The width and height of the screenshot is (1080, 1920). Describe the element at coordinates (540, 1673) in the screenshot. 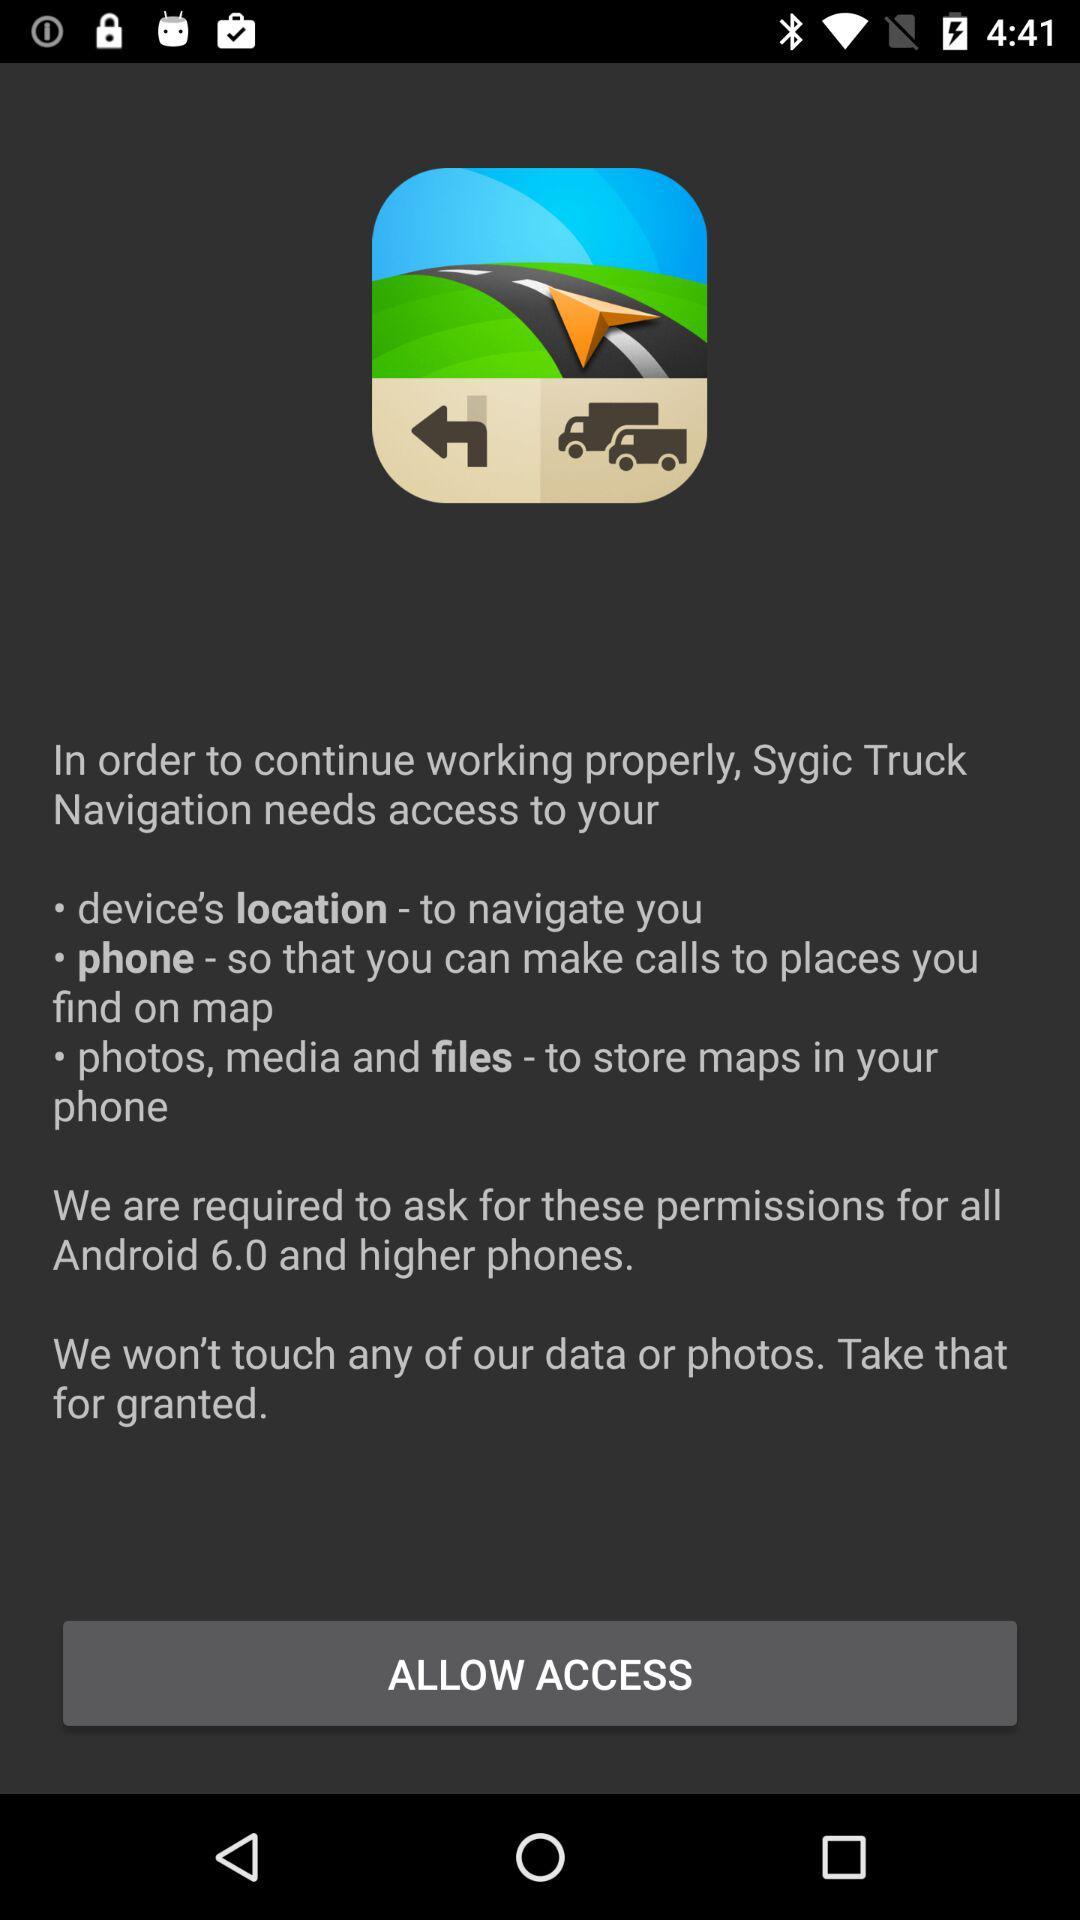

I see `allow access item` at that location.